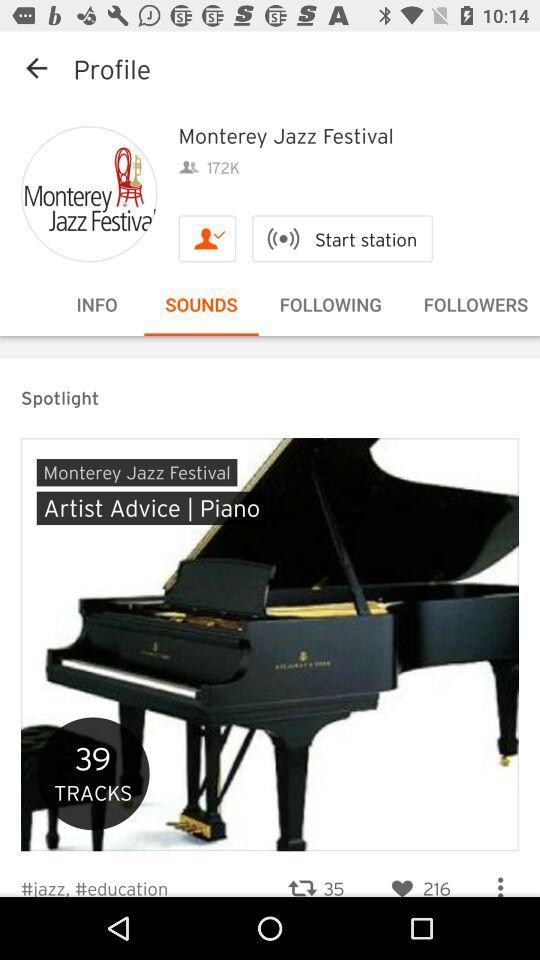 This screenshot has width=540, height=960. What do you see at coordinates (88, 194) in the screenshot?
I see `open home page` at bounding box center [88, 194].